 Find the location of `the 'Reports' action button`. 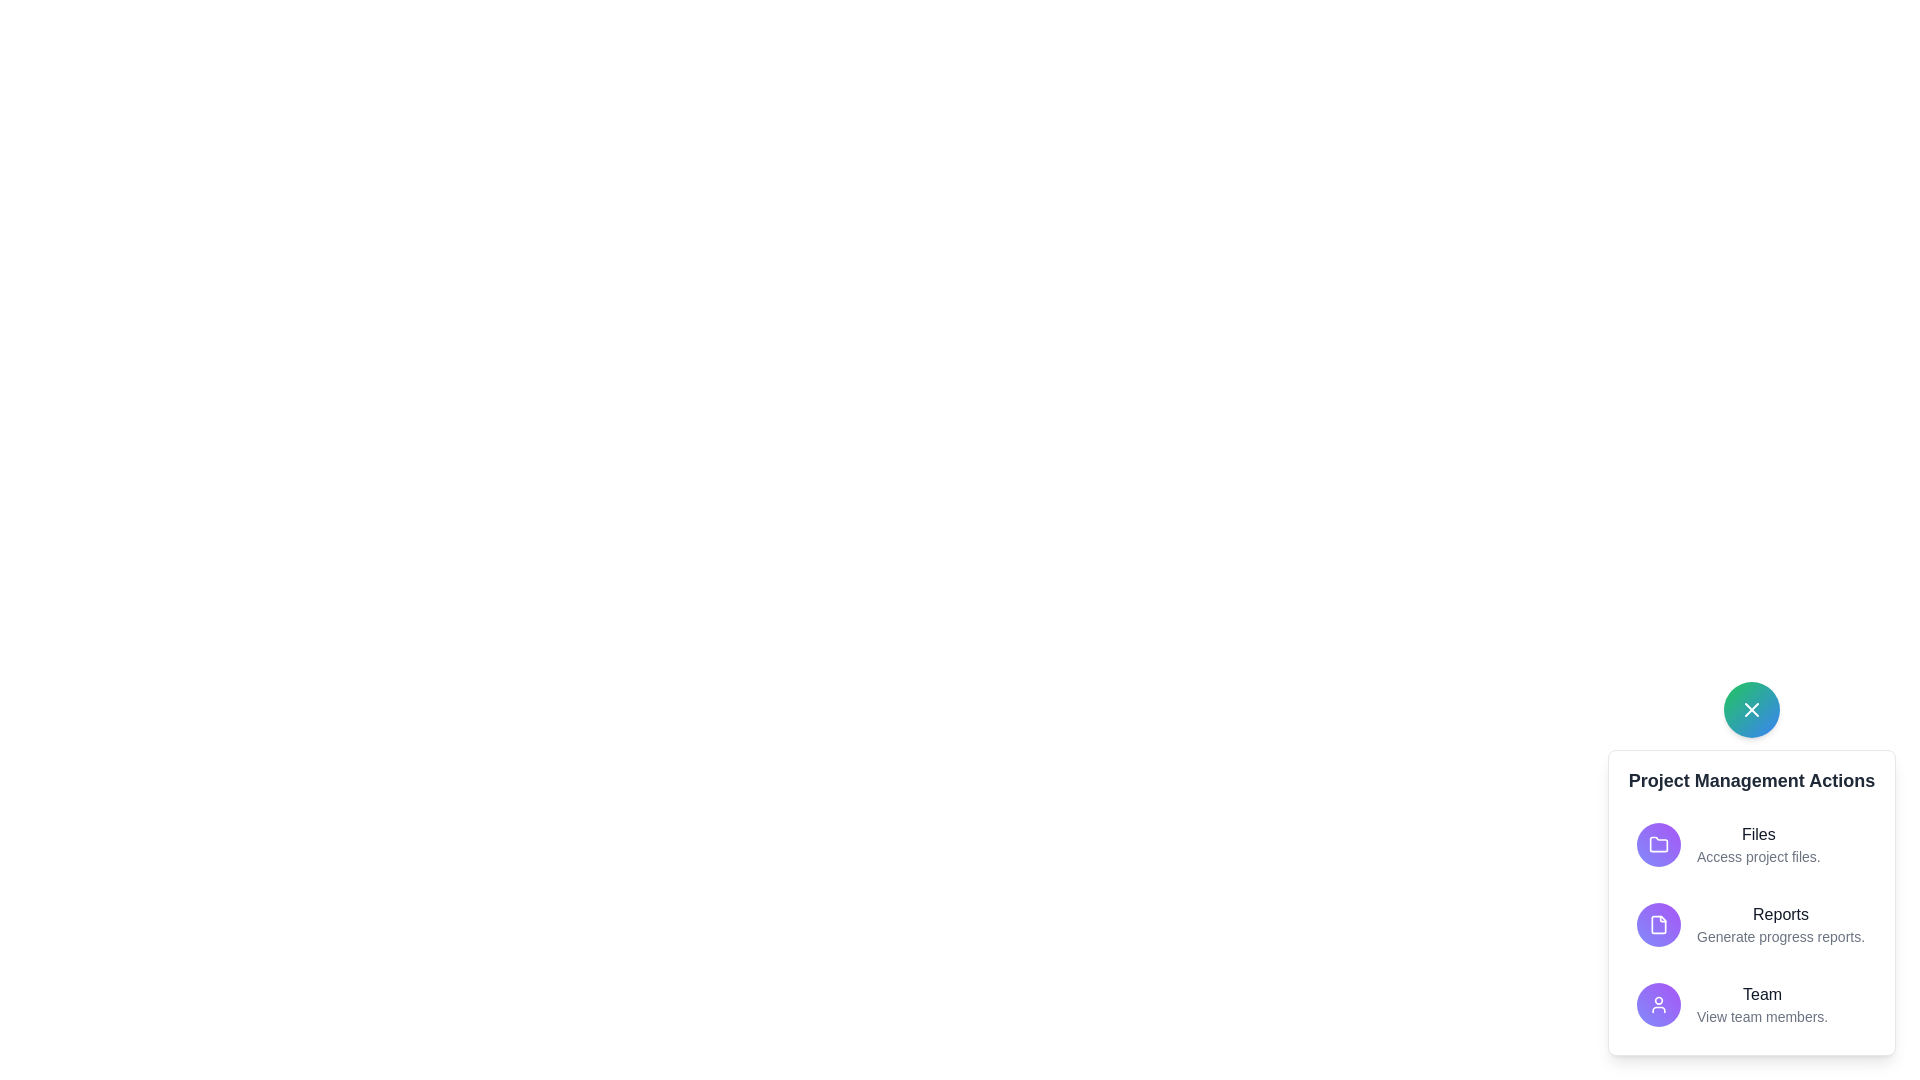

the 'Reports' action button is located at coordinates (1751, 925).